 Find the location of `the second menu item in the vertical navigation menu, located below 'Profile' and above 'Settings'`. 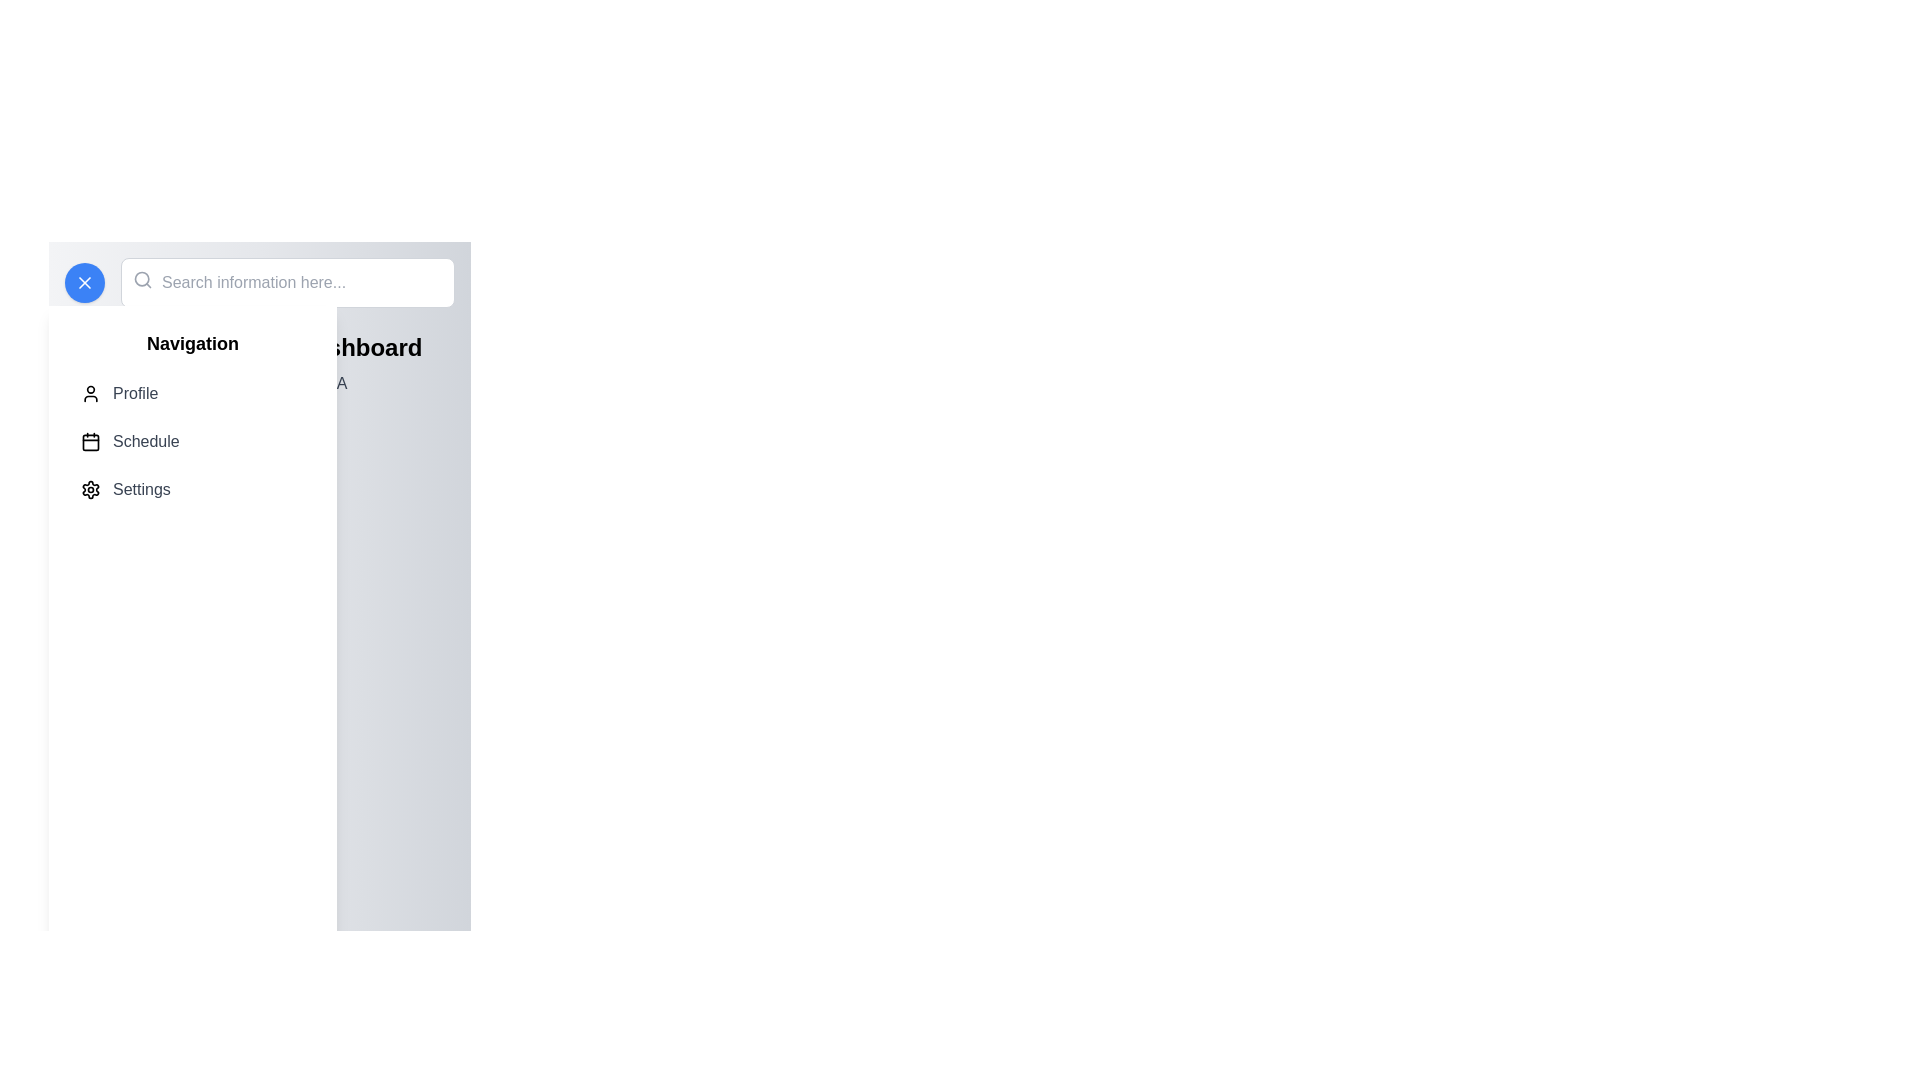

the second menu item in the vertical navigation menu, located below 'Profile' and above 'Settings' is located at coordinates (192, 441).